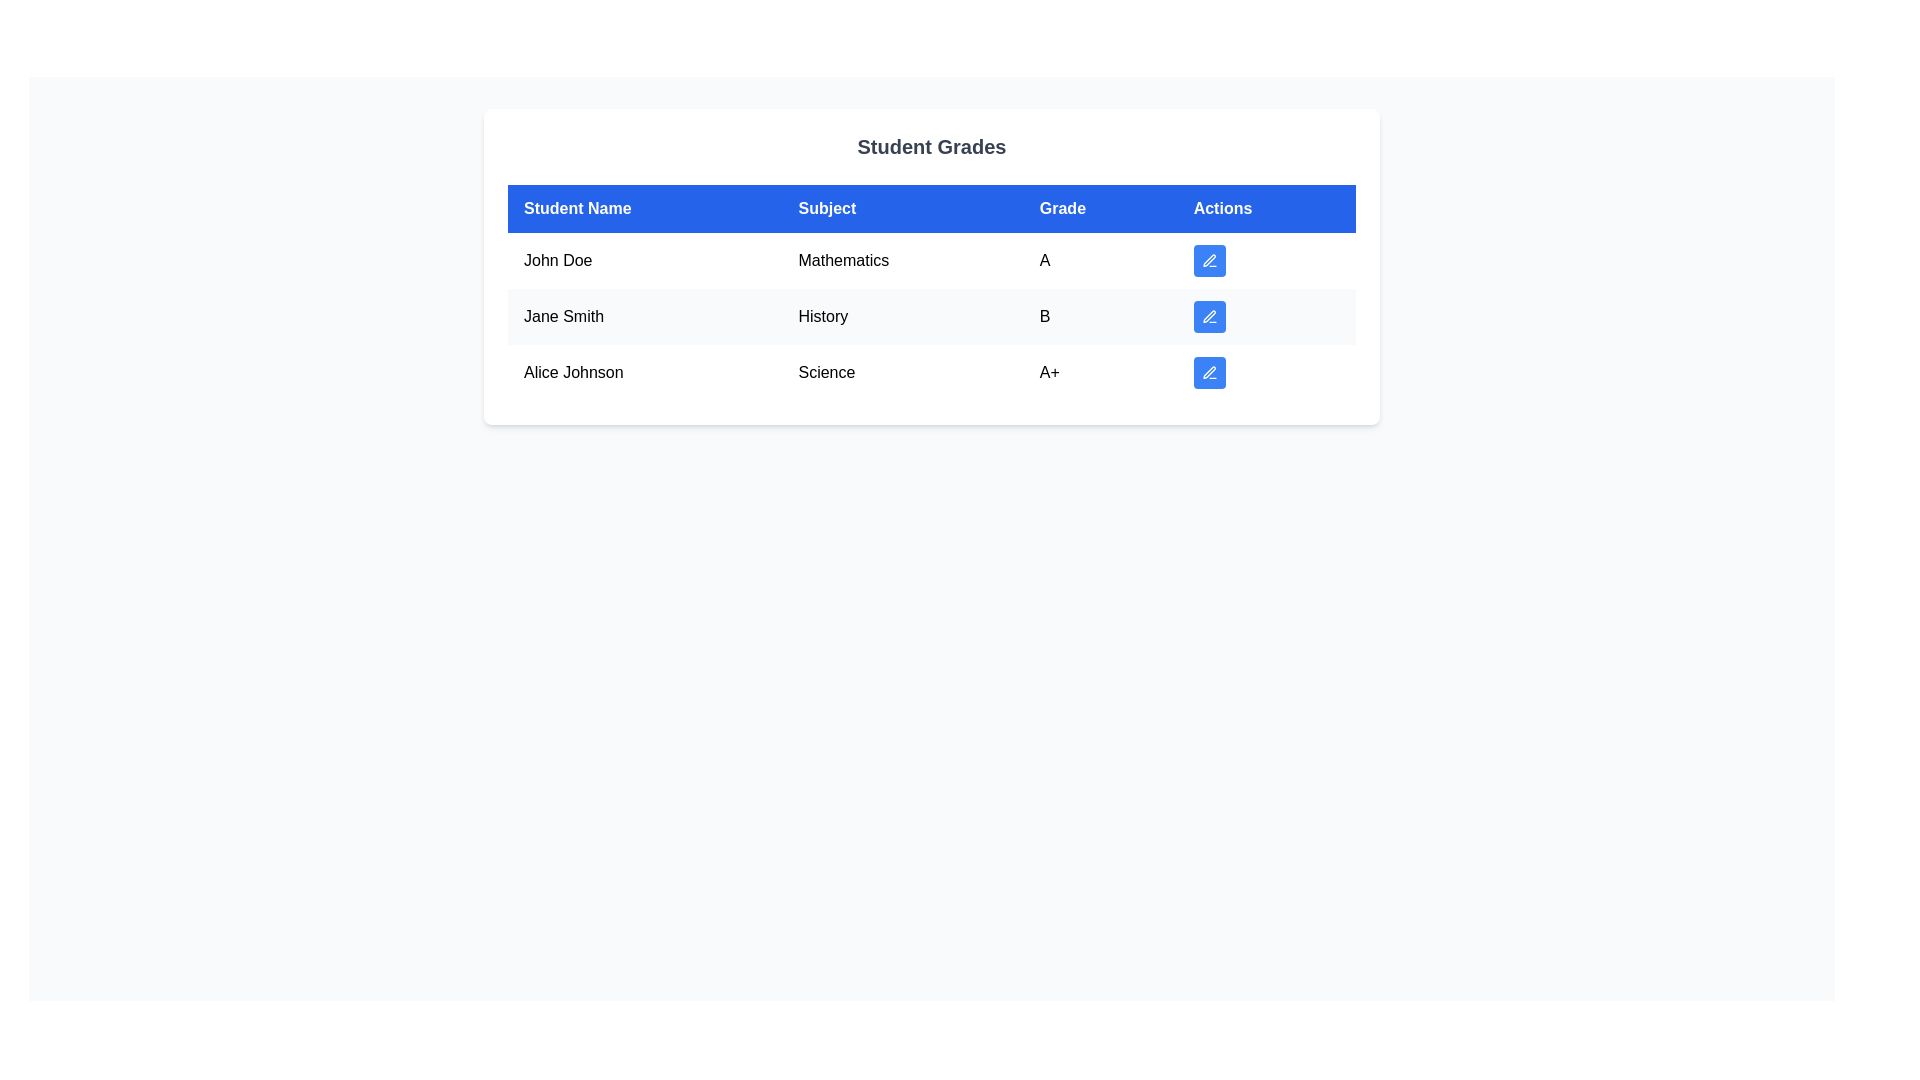 The width and height of the screenshot is (1920, 1080). Describe the element at coordinates (930, 315) in the screenshot. I see `the second row of the 'Student Grades' table containing 'Jane Smith', 'History', and grade 'B'` at that location.